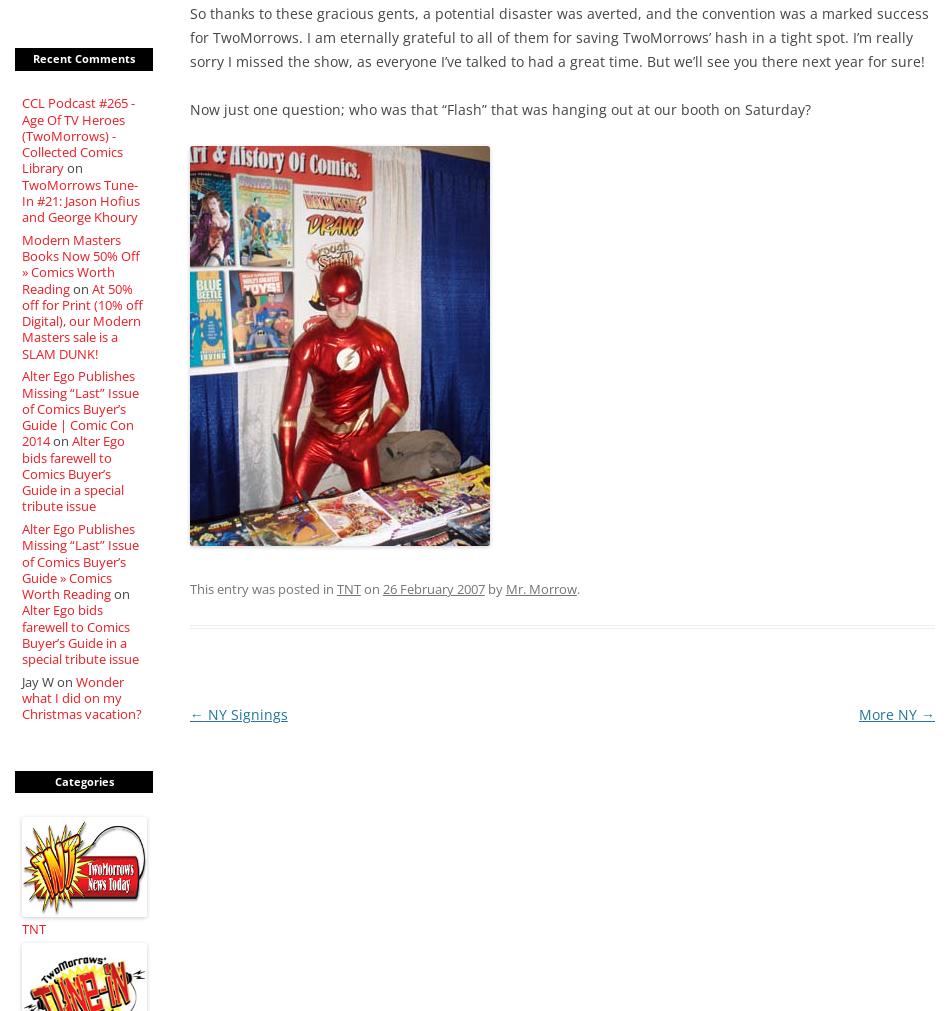 The image size is (950, 1011). What do you see at coordinates (188, 589) in the screenshot?
I see `'This entry was posted in'` at bounding box center [188, 589].